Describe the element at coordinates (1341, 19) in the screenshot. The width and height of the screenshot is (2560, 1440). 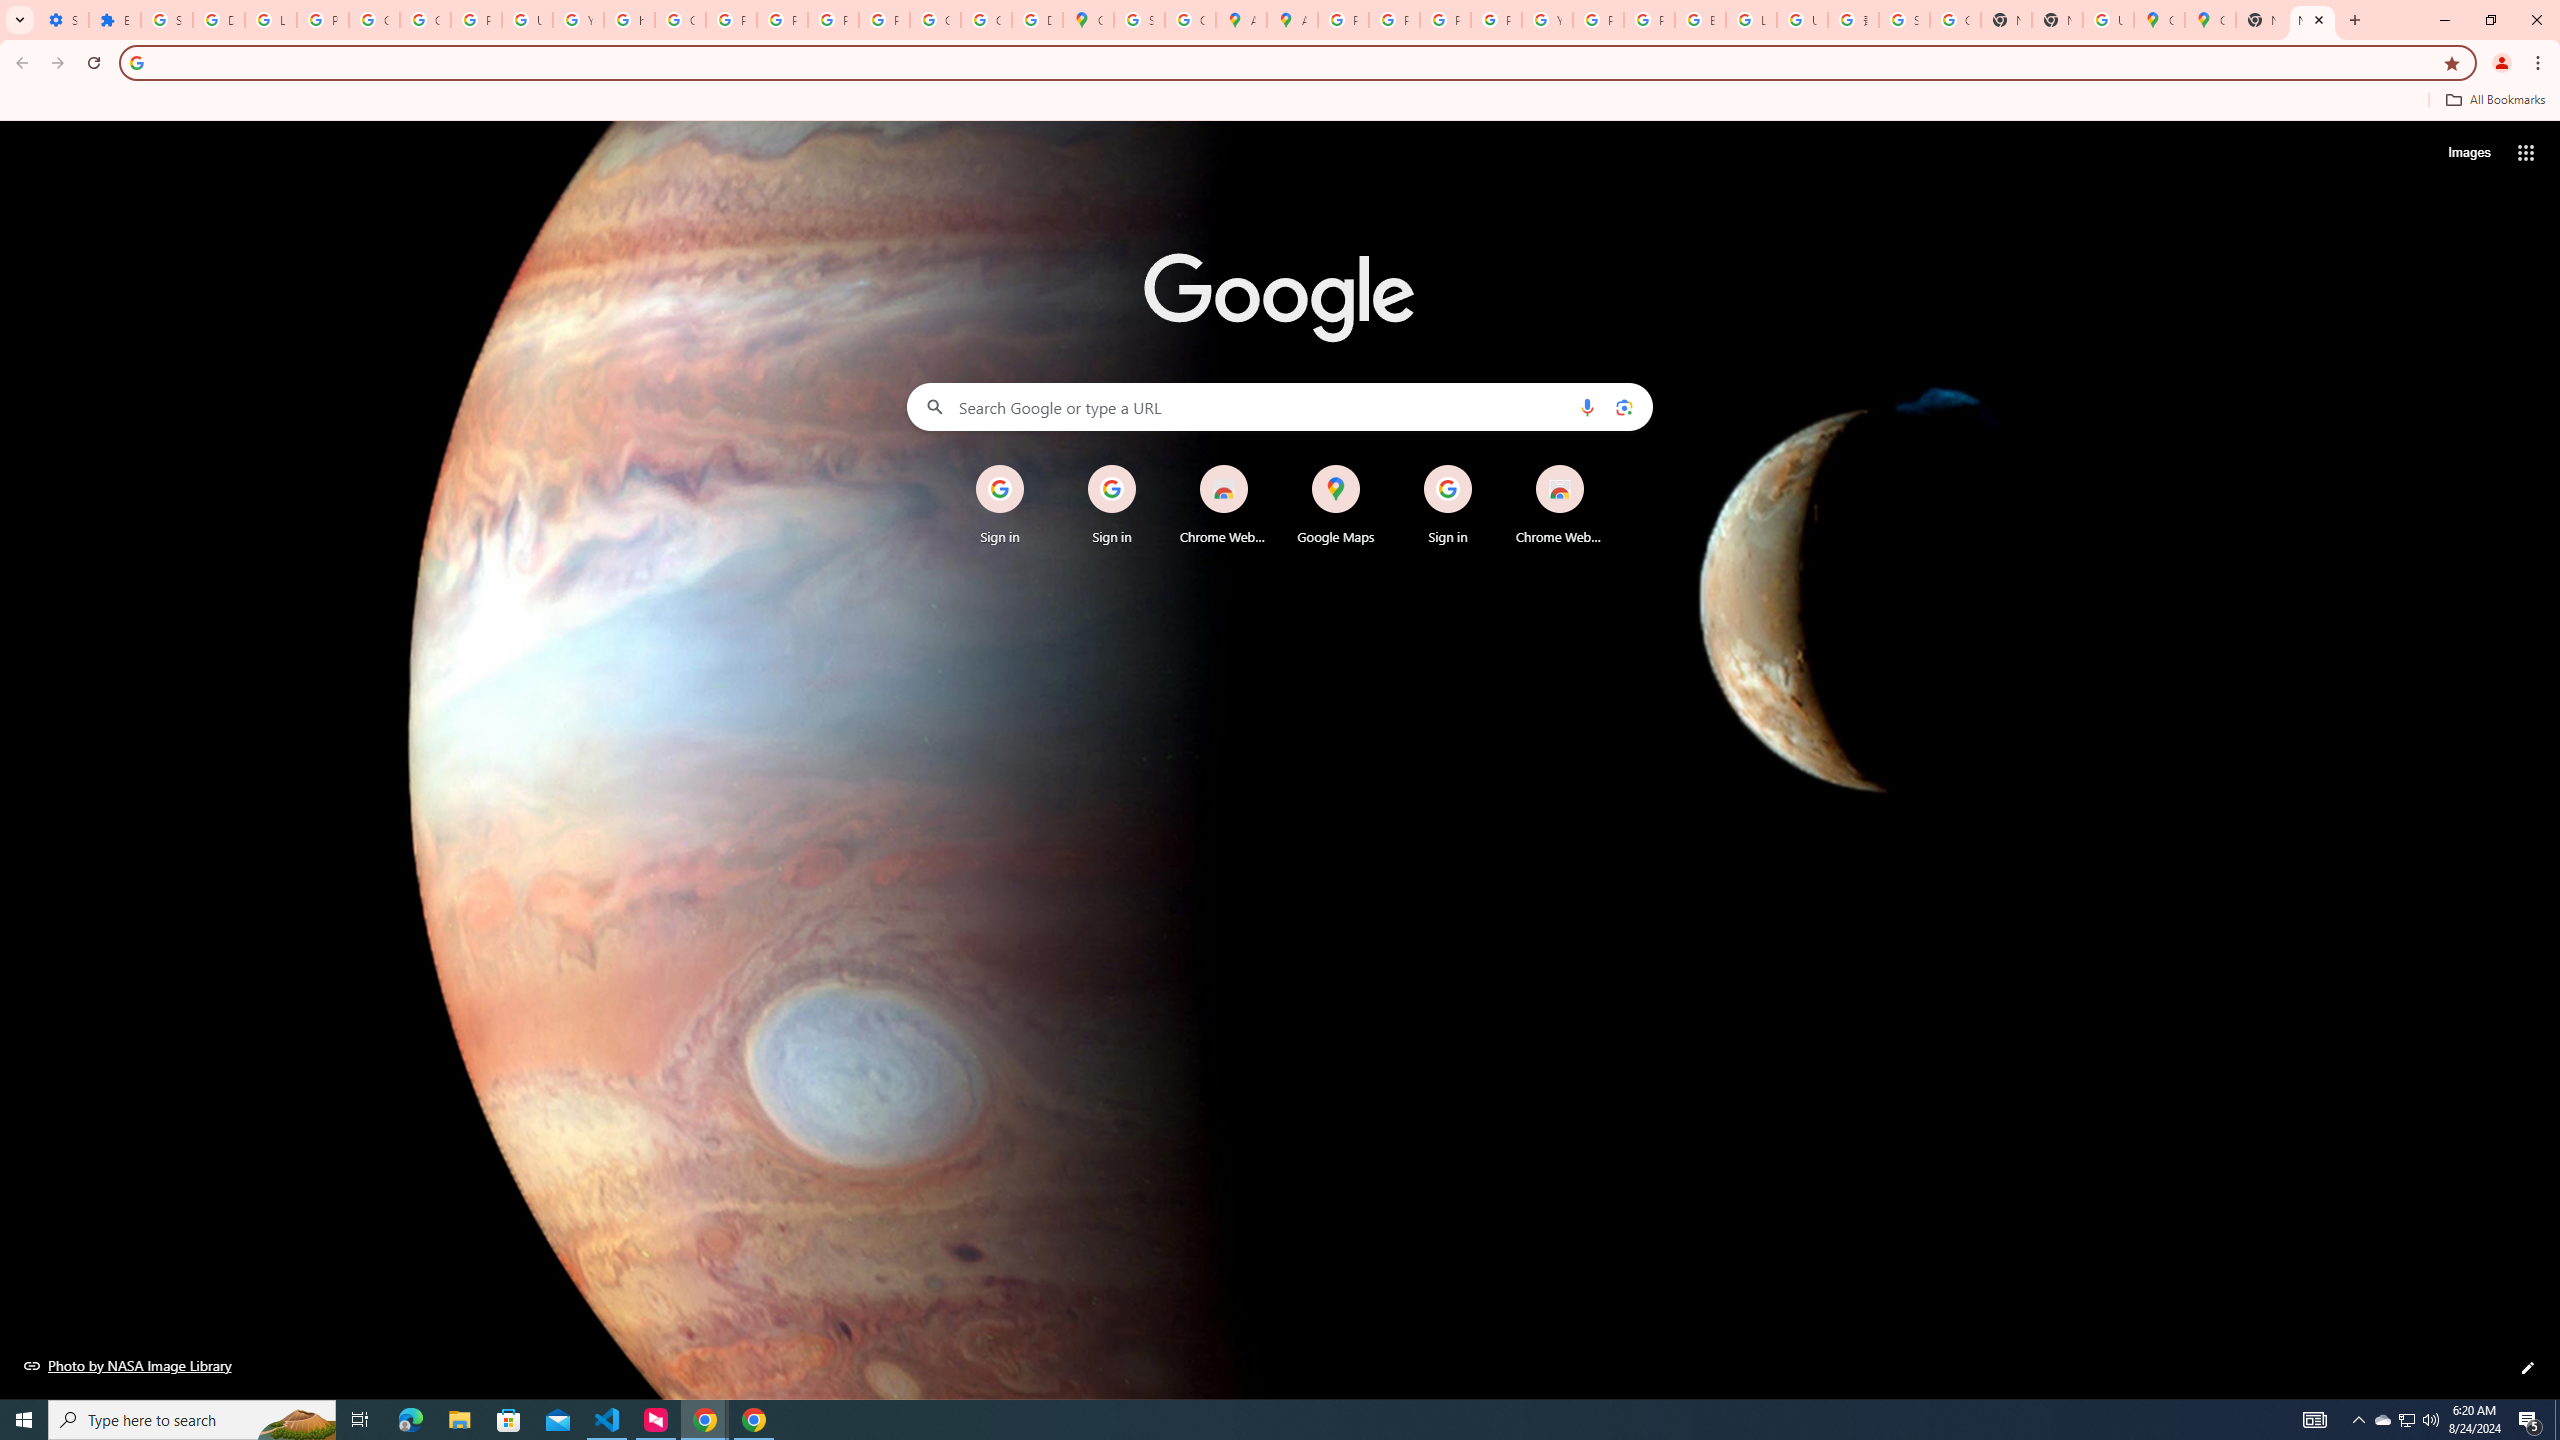
I see `'Policy Accountability and Transparency - Transparency Center'` at that location.